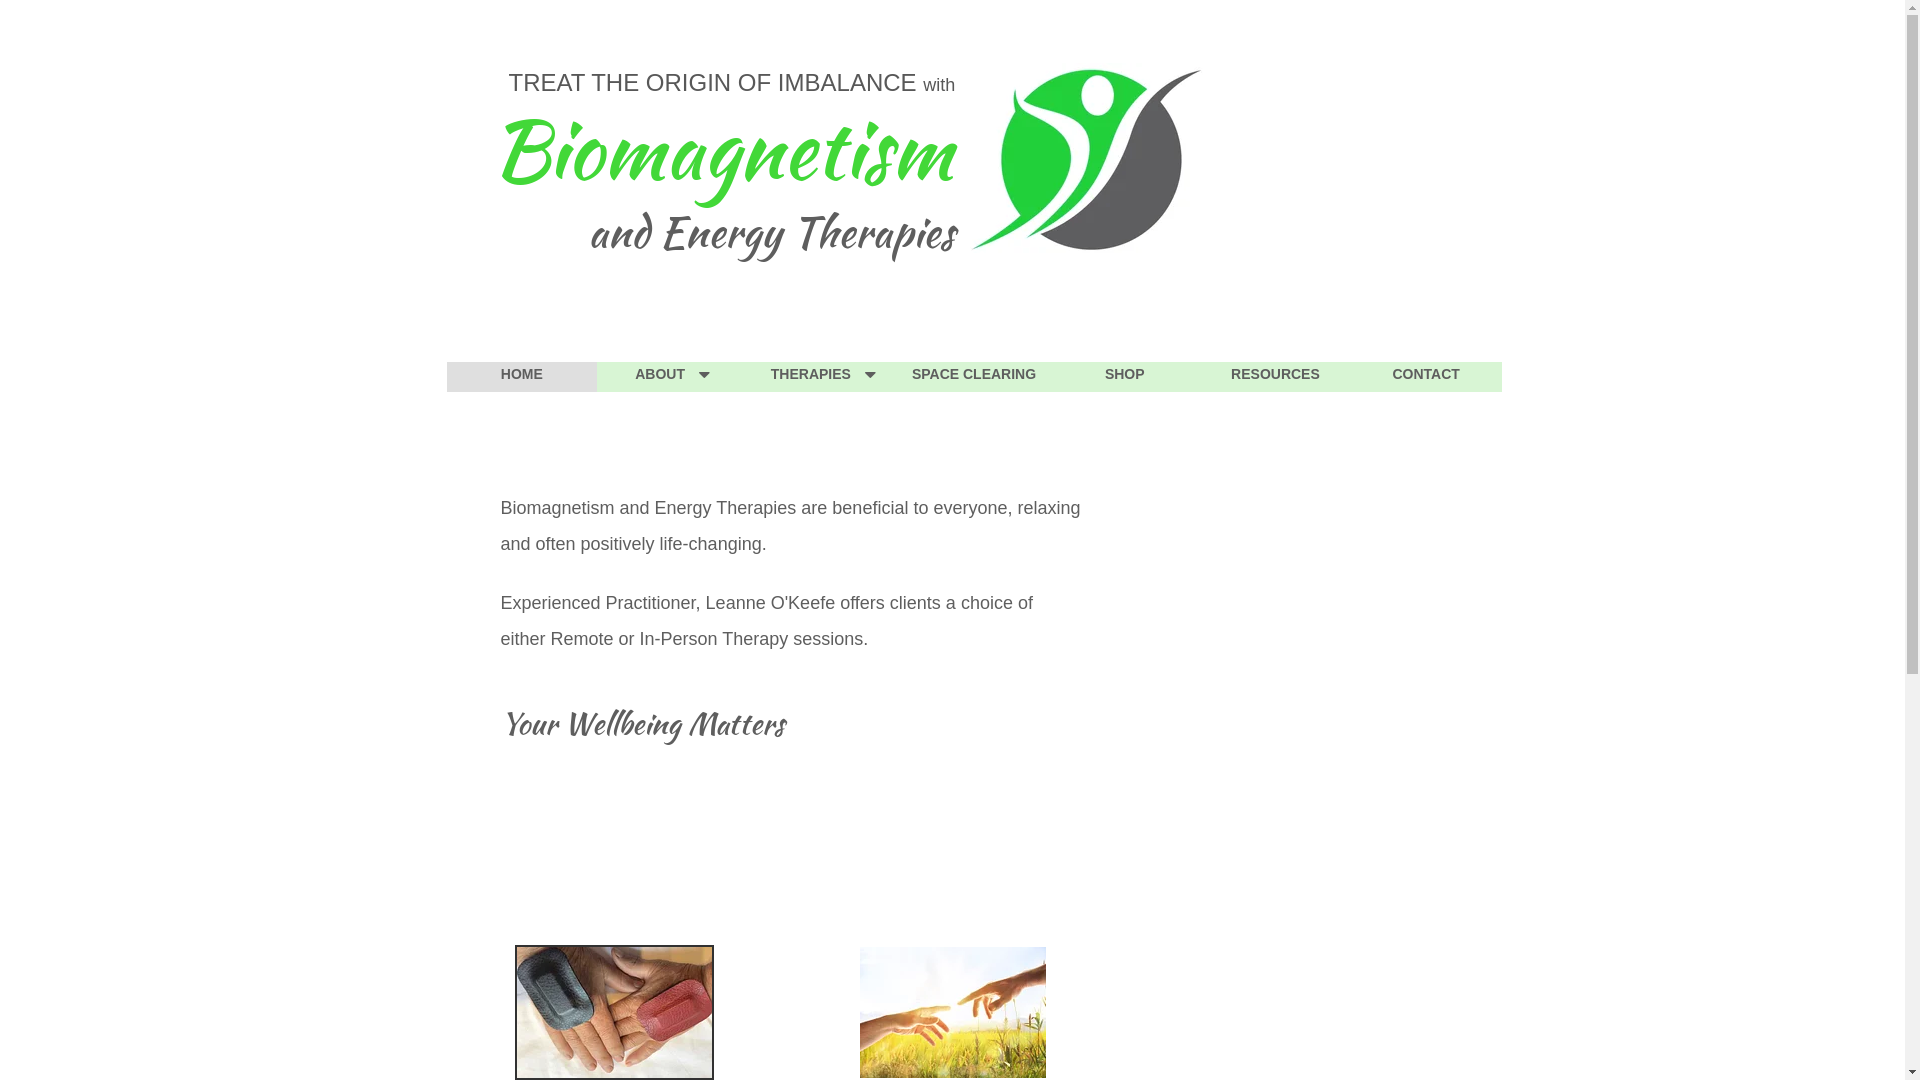  I want to click on 'HOME', so click(521, 377).